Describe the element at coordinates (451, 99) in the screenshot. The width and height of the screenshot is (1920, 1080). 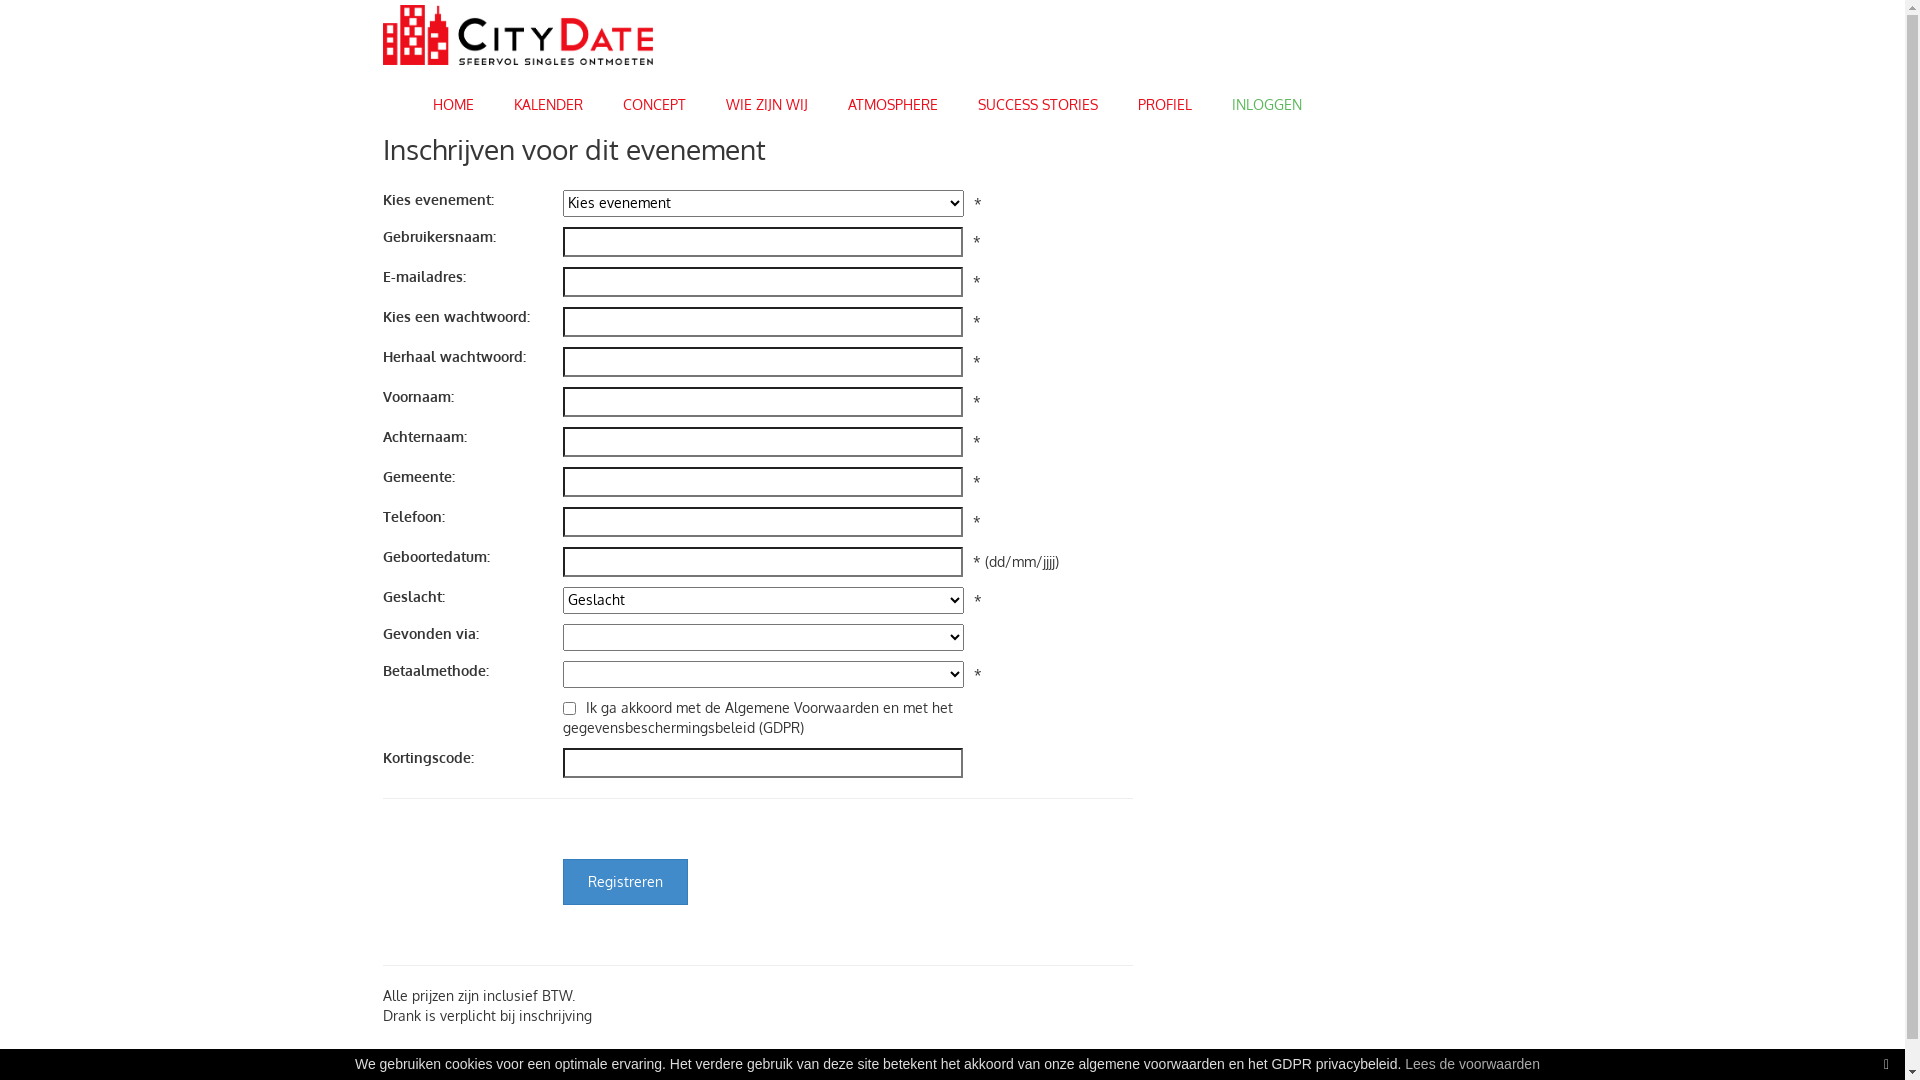
I see `'HOME'` at that location.